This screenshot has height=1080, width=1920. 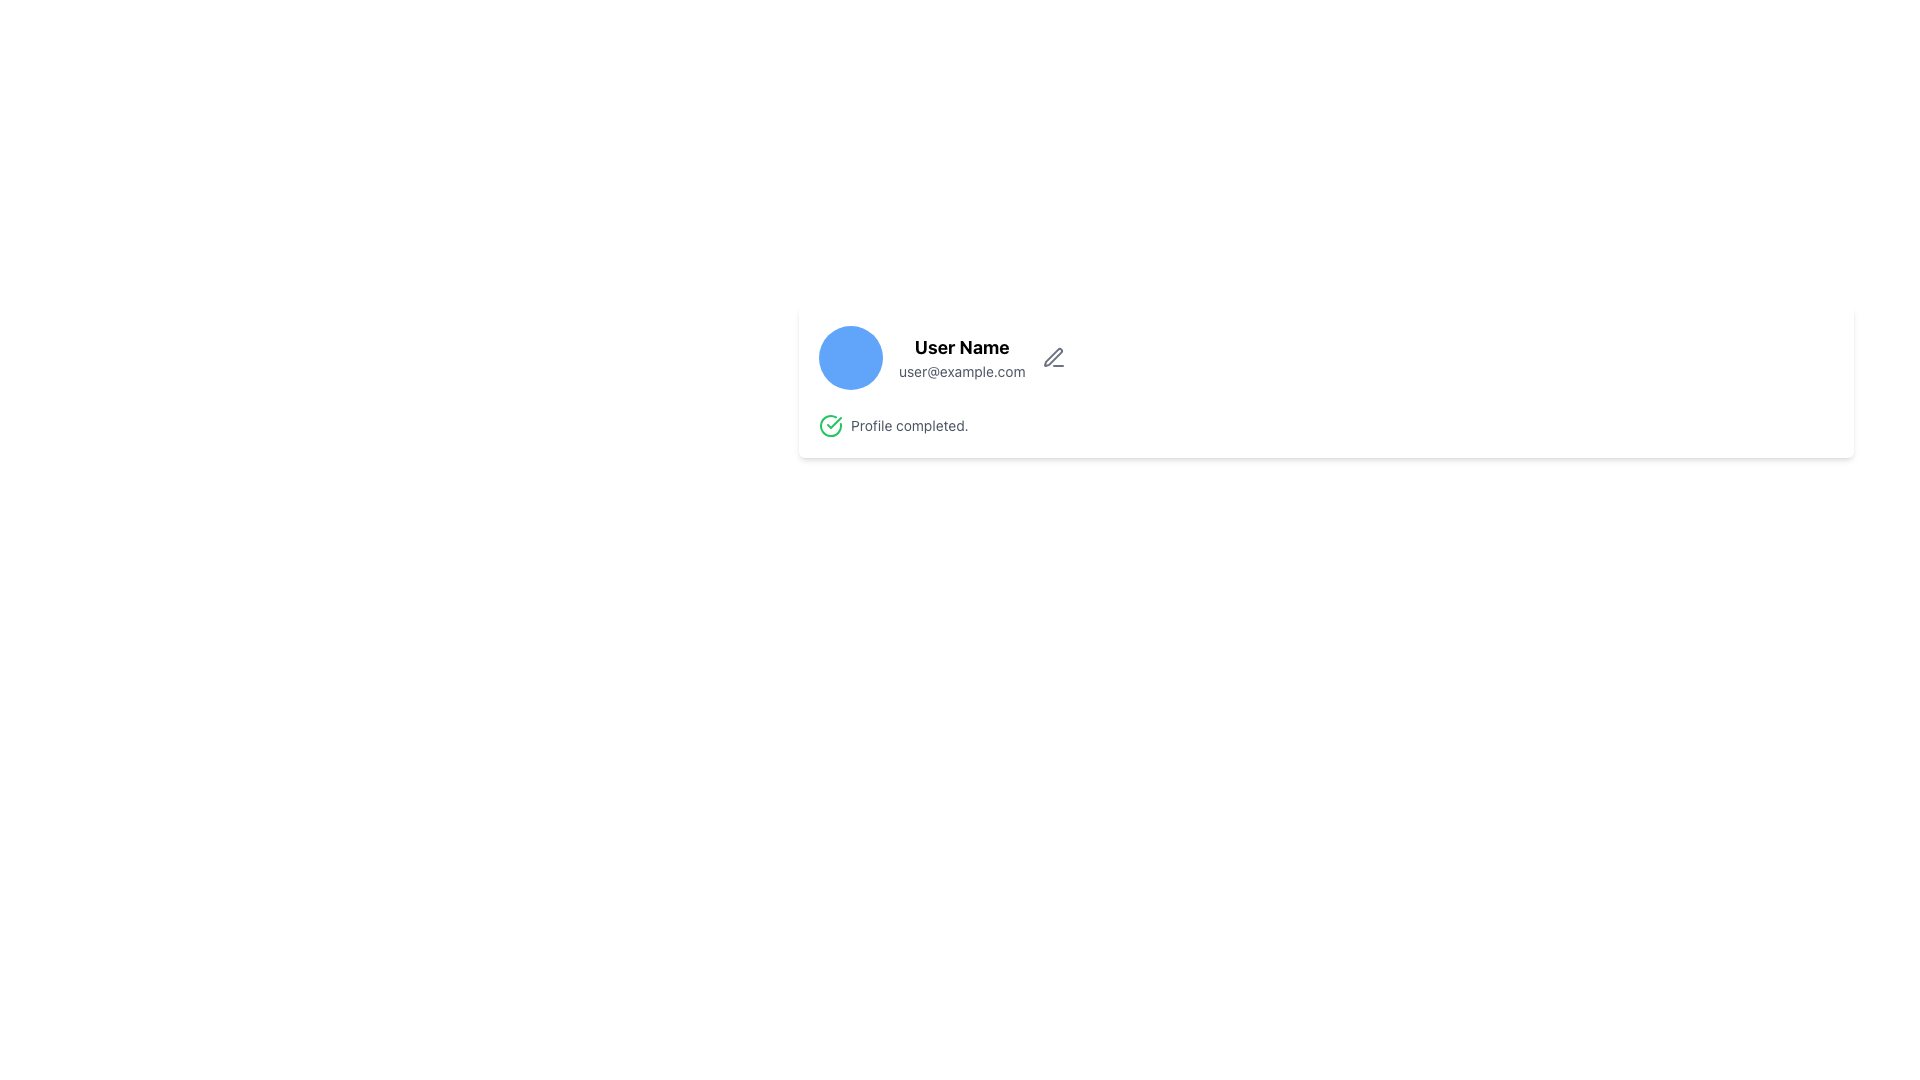 I want to click on the label displaying the user's name and email address, located near the top-right of the profile information panel, between the circular avatar and the edit icon, so click(x=962, y=357).